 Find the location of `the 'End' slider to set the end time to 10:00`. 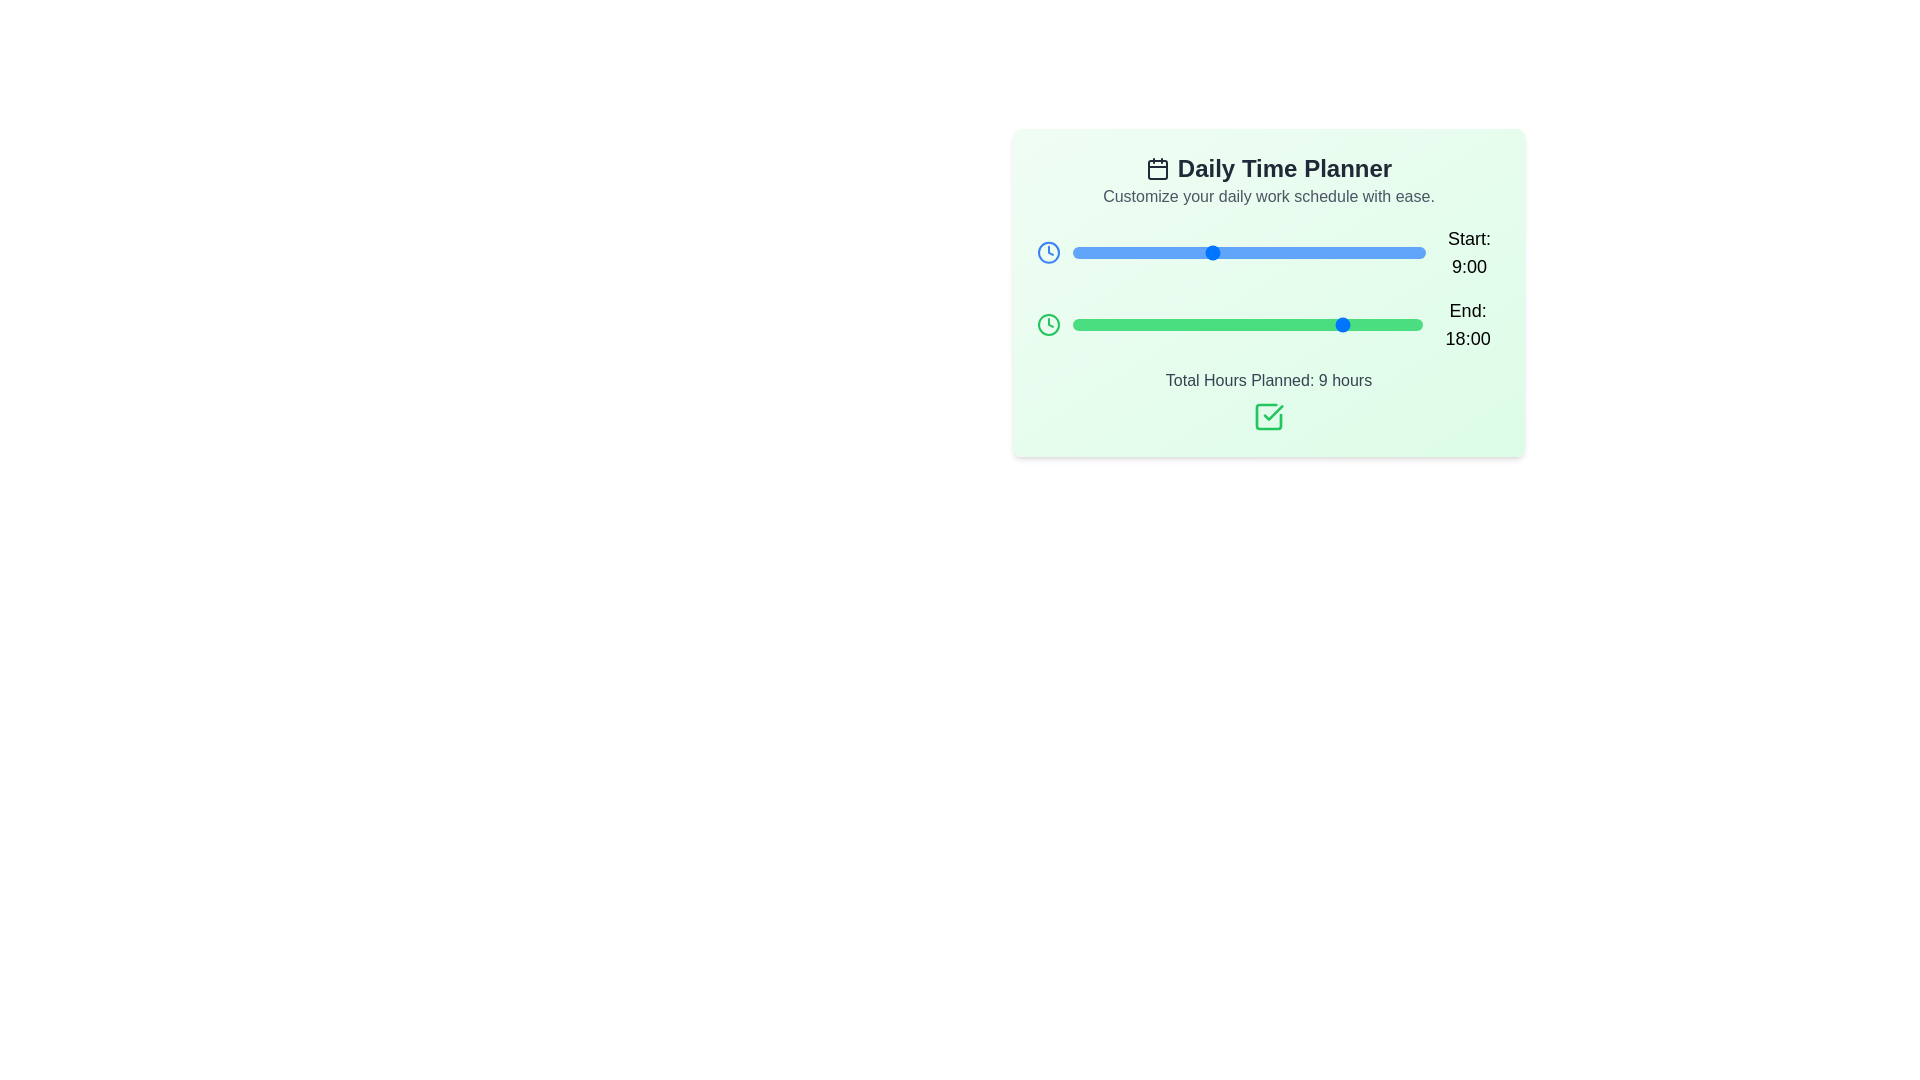

the 'End' slider to set the end time to 10:00 is located at coordinates (1224, 323).